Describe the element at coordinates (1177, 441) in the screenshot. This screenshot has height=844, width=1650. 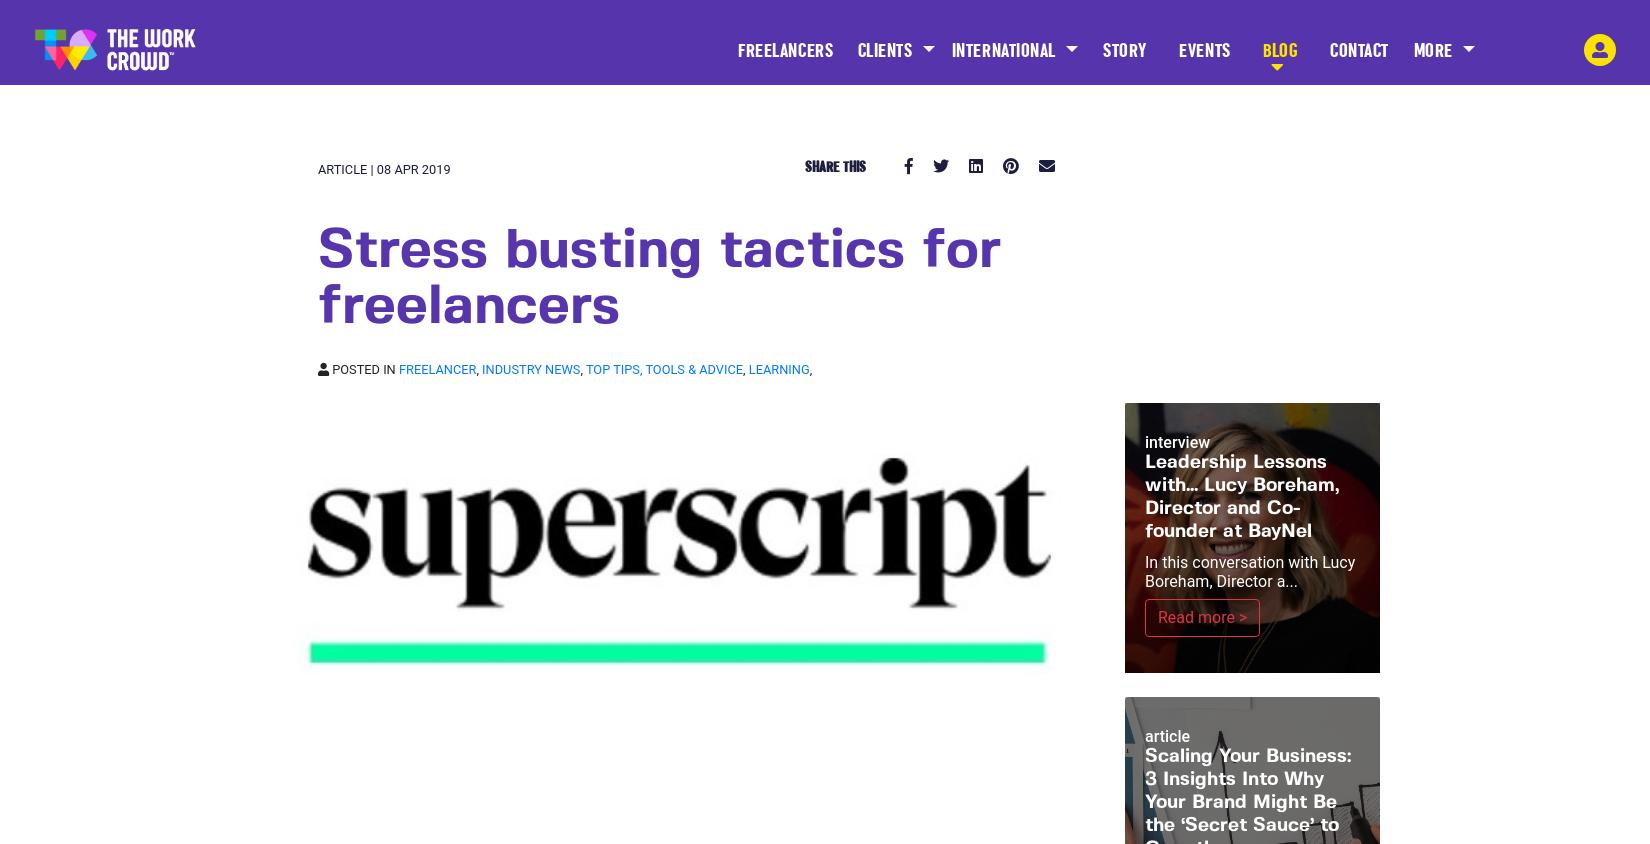
I see `'interview'` at that location.